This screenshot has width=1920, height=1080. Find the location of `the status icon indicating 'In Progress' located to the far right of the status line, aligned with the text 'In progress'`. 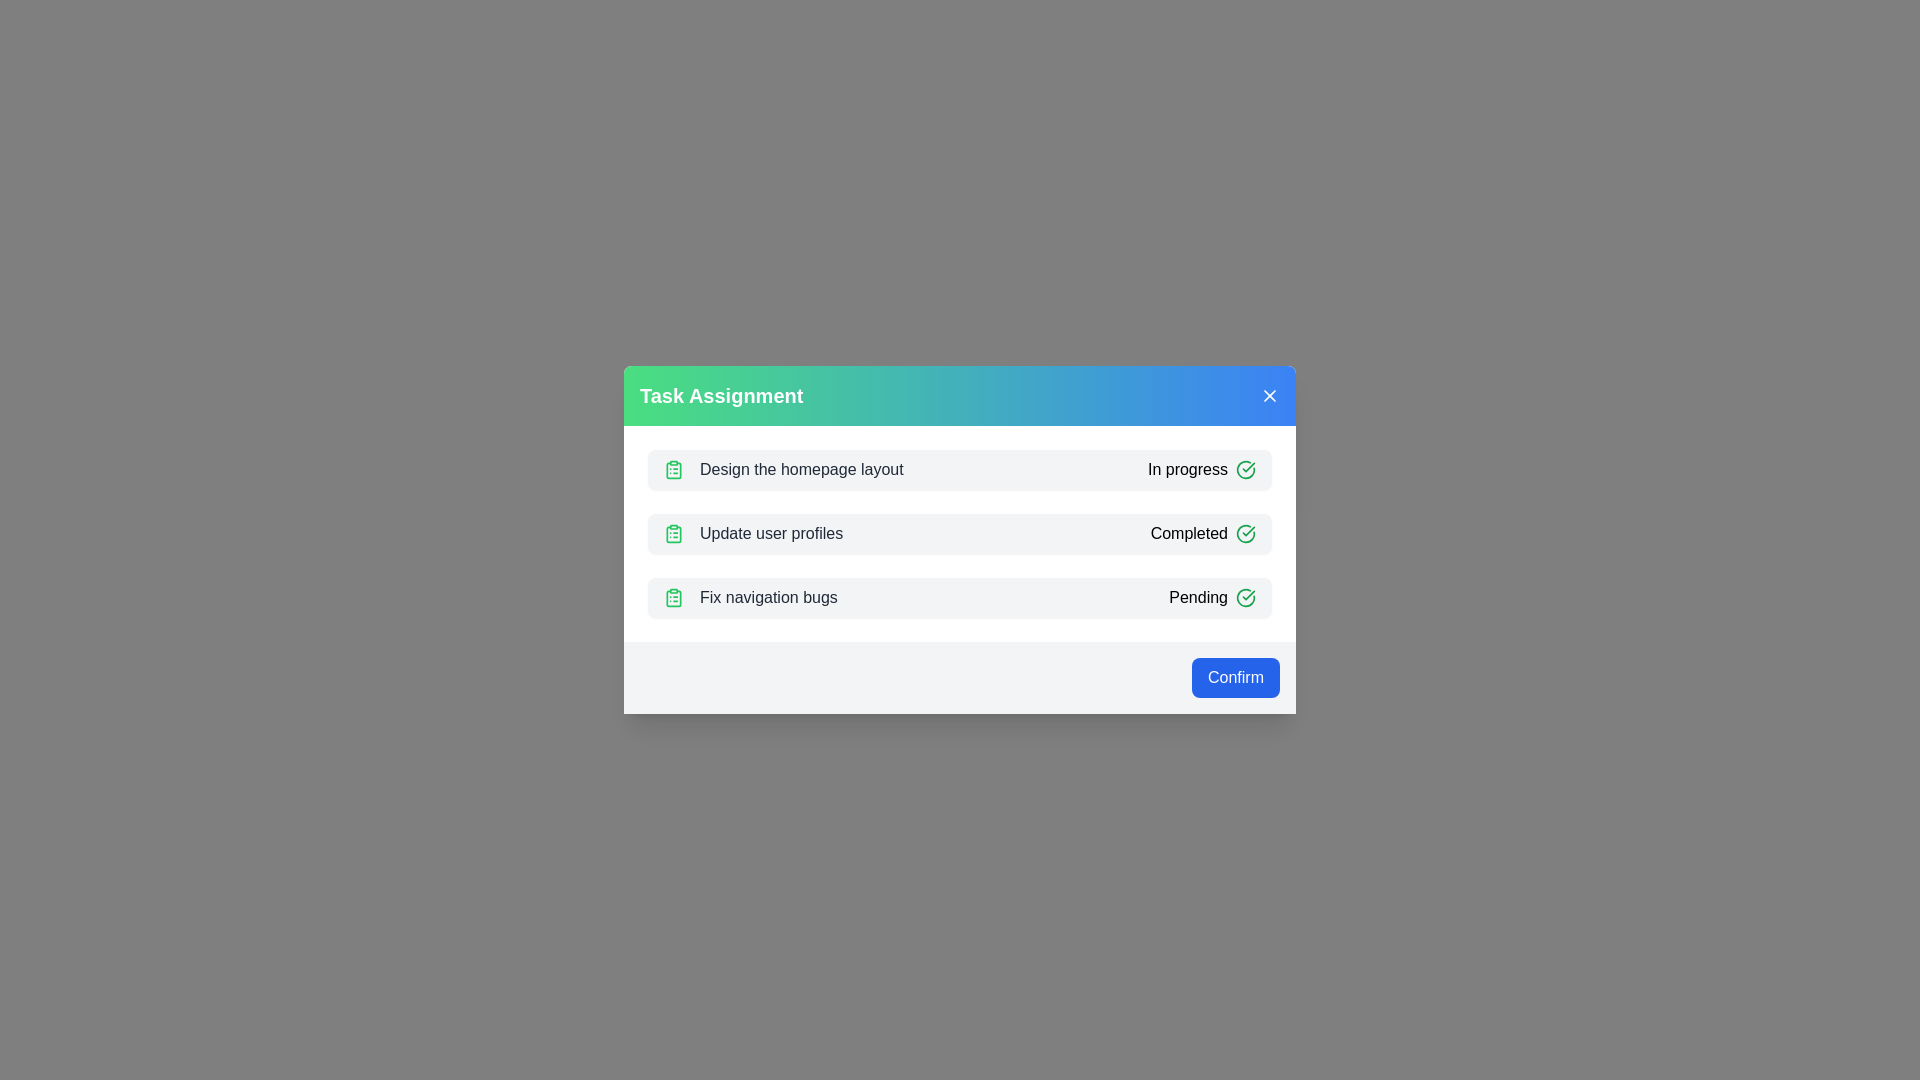

the status icon indicating 'In Progress' located to the far right of the status line, aligned with the text 'In progress' is located at coordinates (1245, 470).